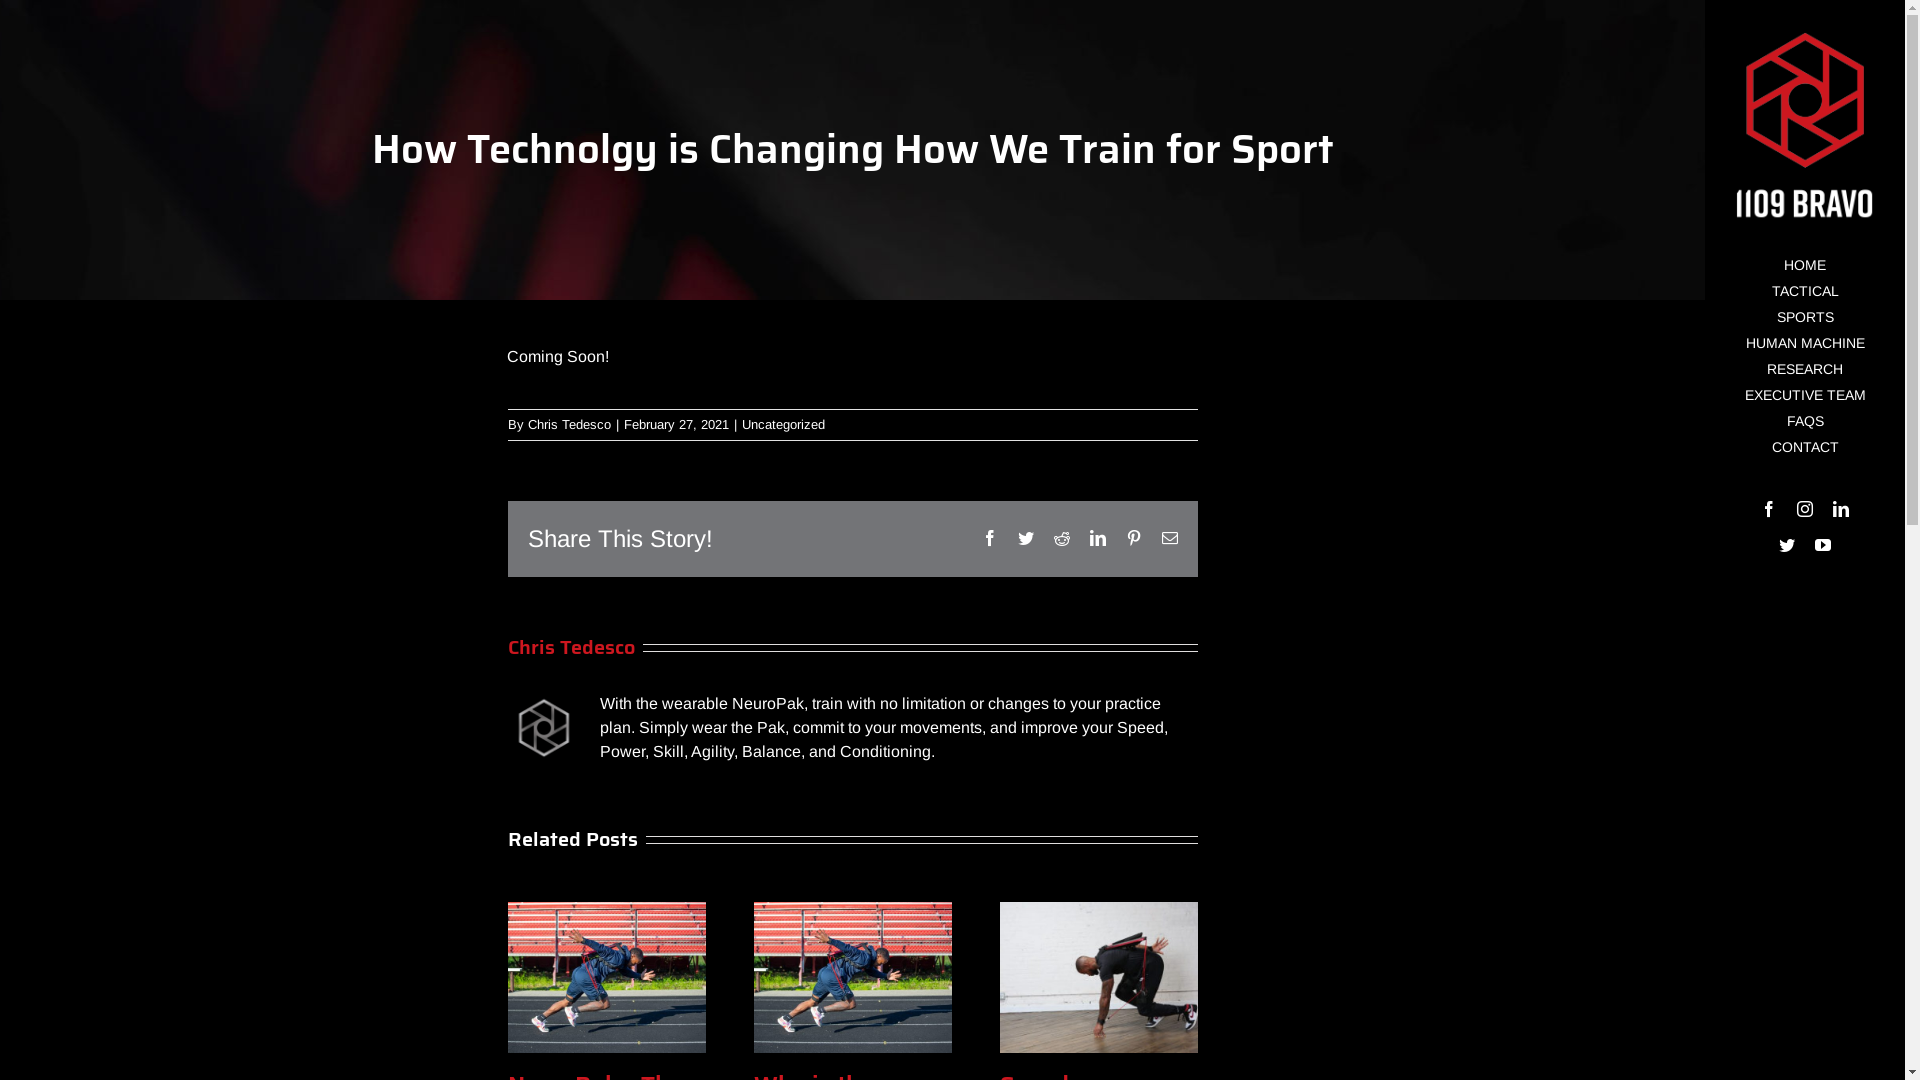  What do you see at coordinates (1804, 446) in the screenshot?
I see `'CONTACT'` at bounding box center [1804, 446].